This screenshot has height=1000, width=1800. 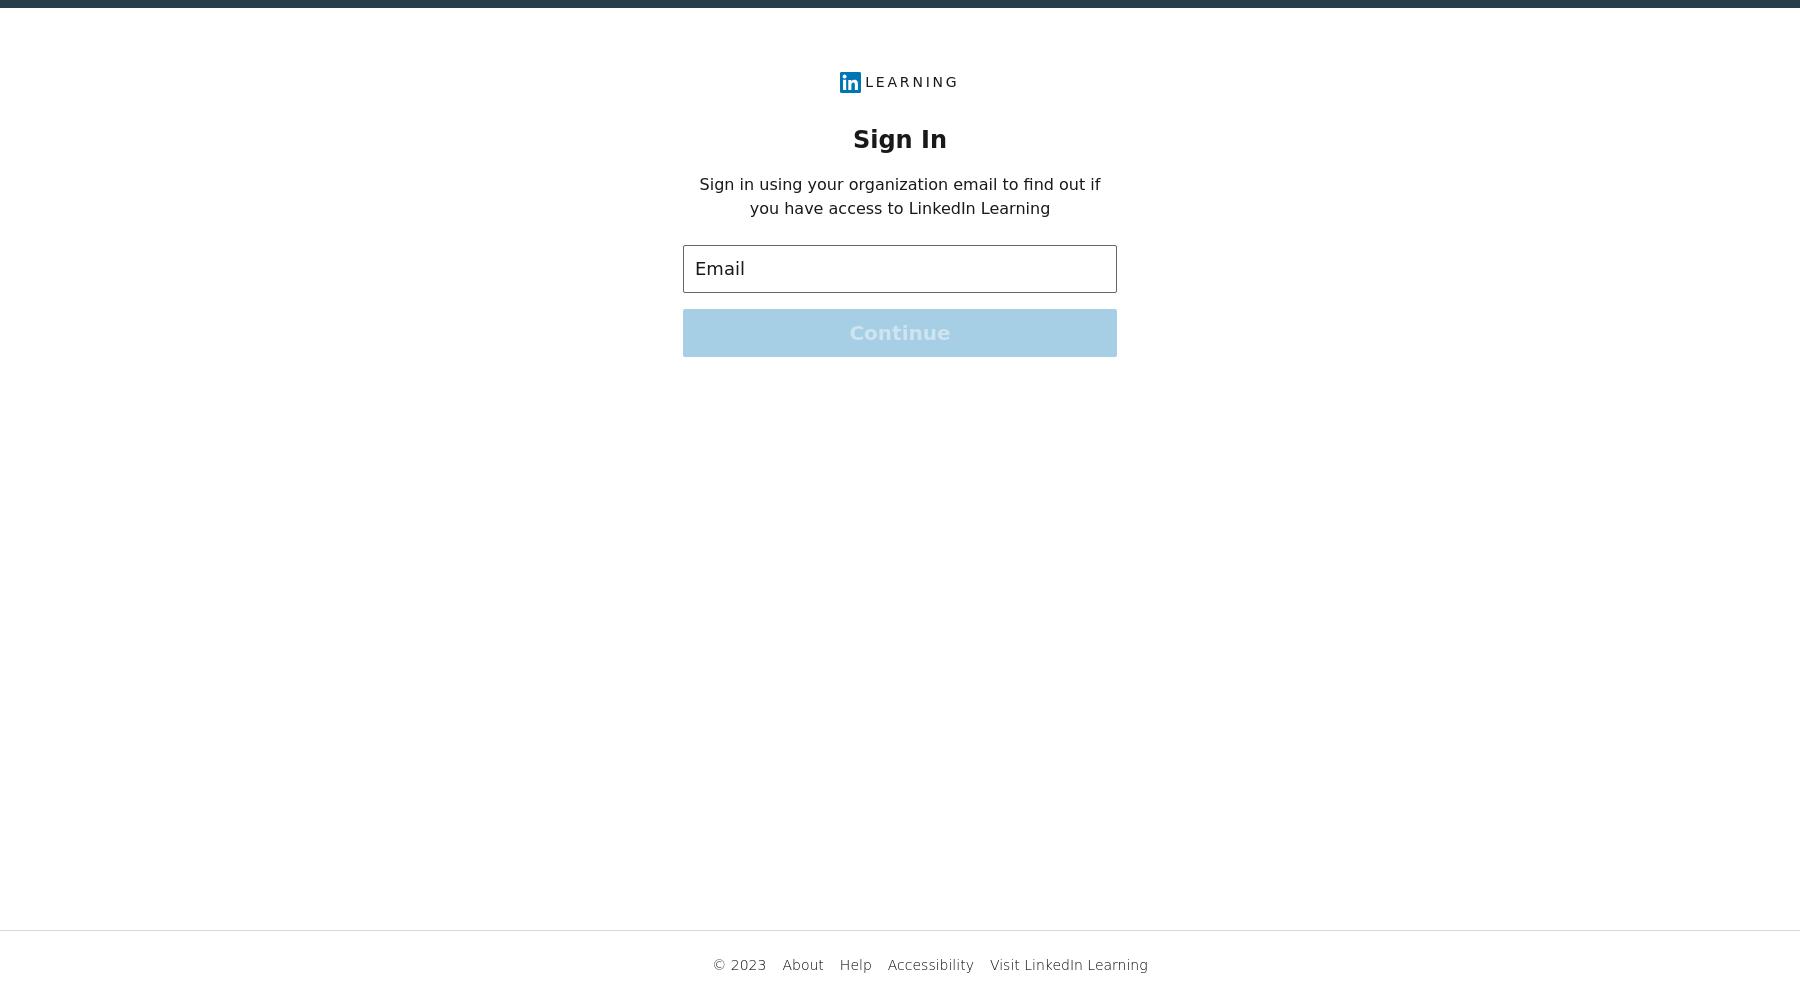 What do you see at coordinates (780, 964) in the screenshot?
I see `'About'` at bounding box center [780, 964].